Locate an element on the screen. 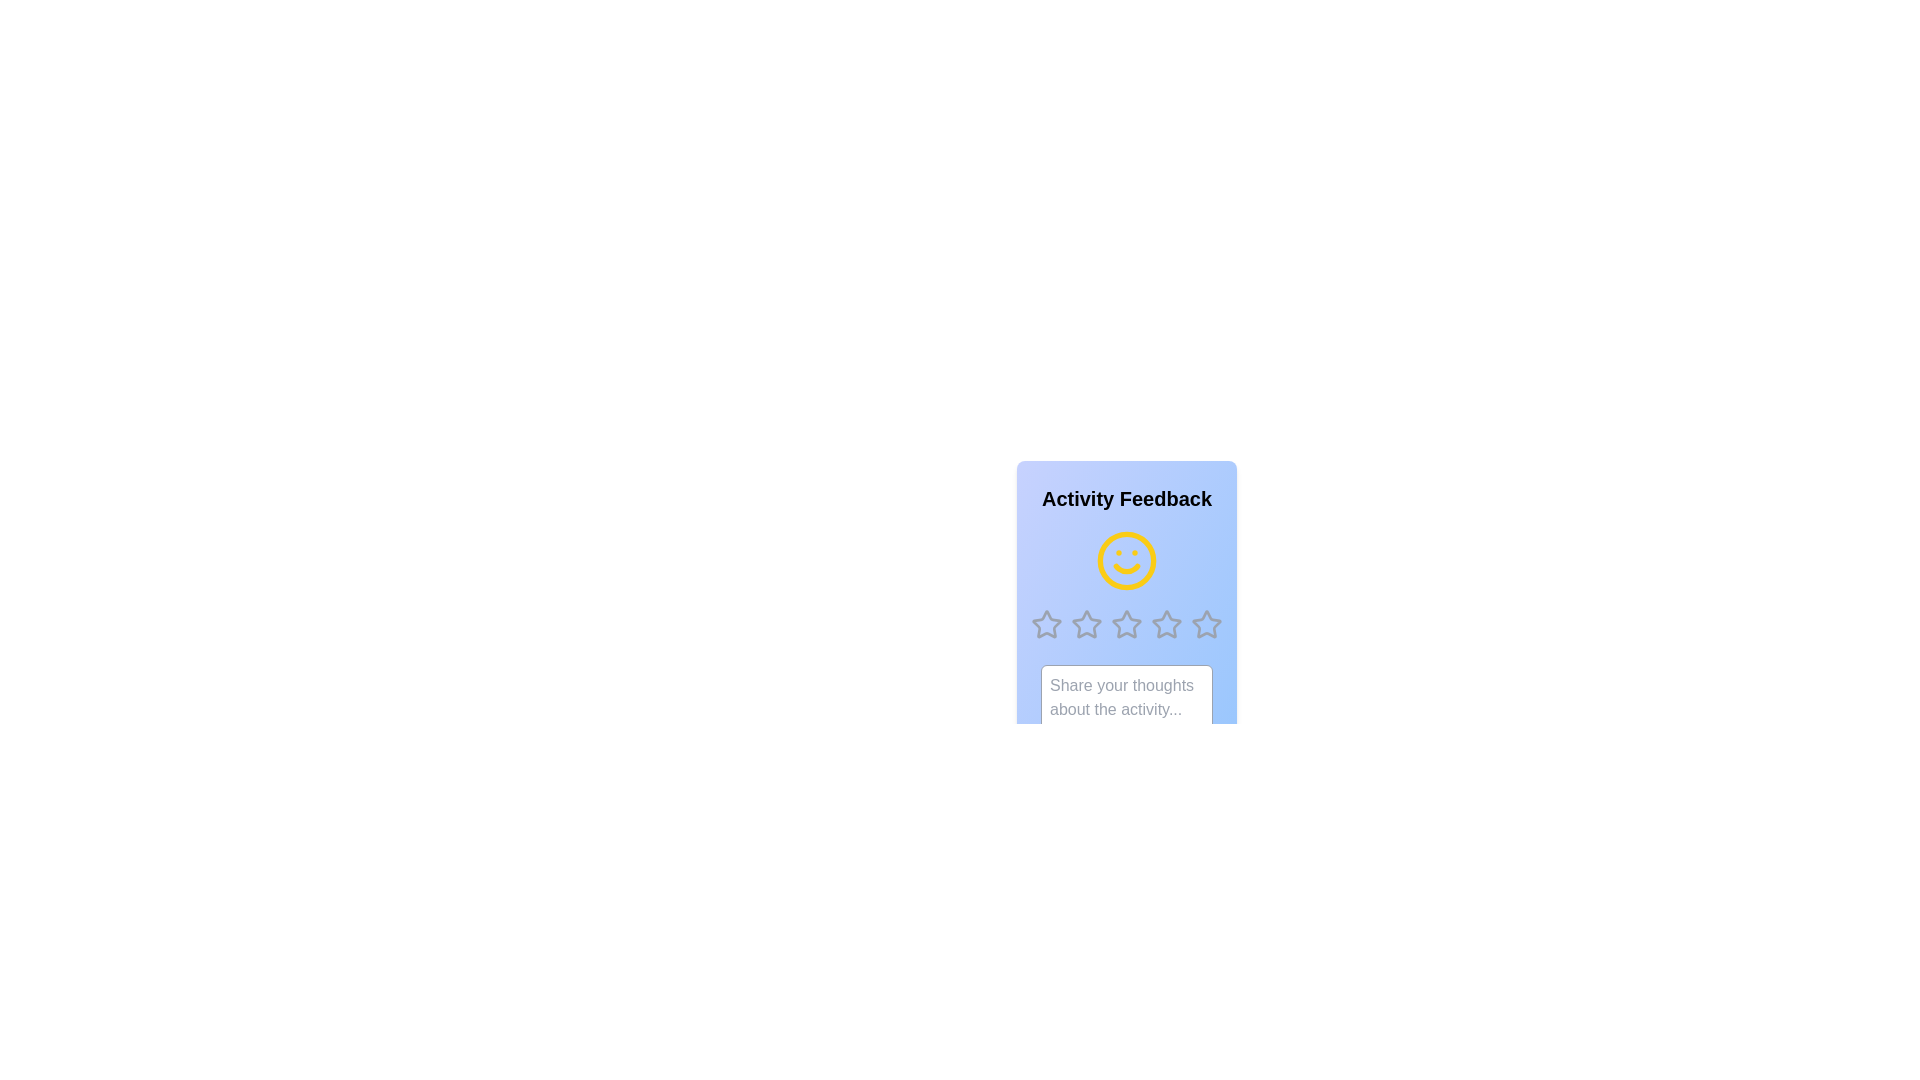 The height and width of the screenshot is (1080, 1920). the third star-shaped rating icon for keyboard interaction is located at coordinates (1127, 623).